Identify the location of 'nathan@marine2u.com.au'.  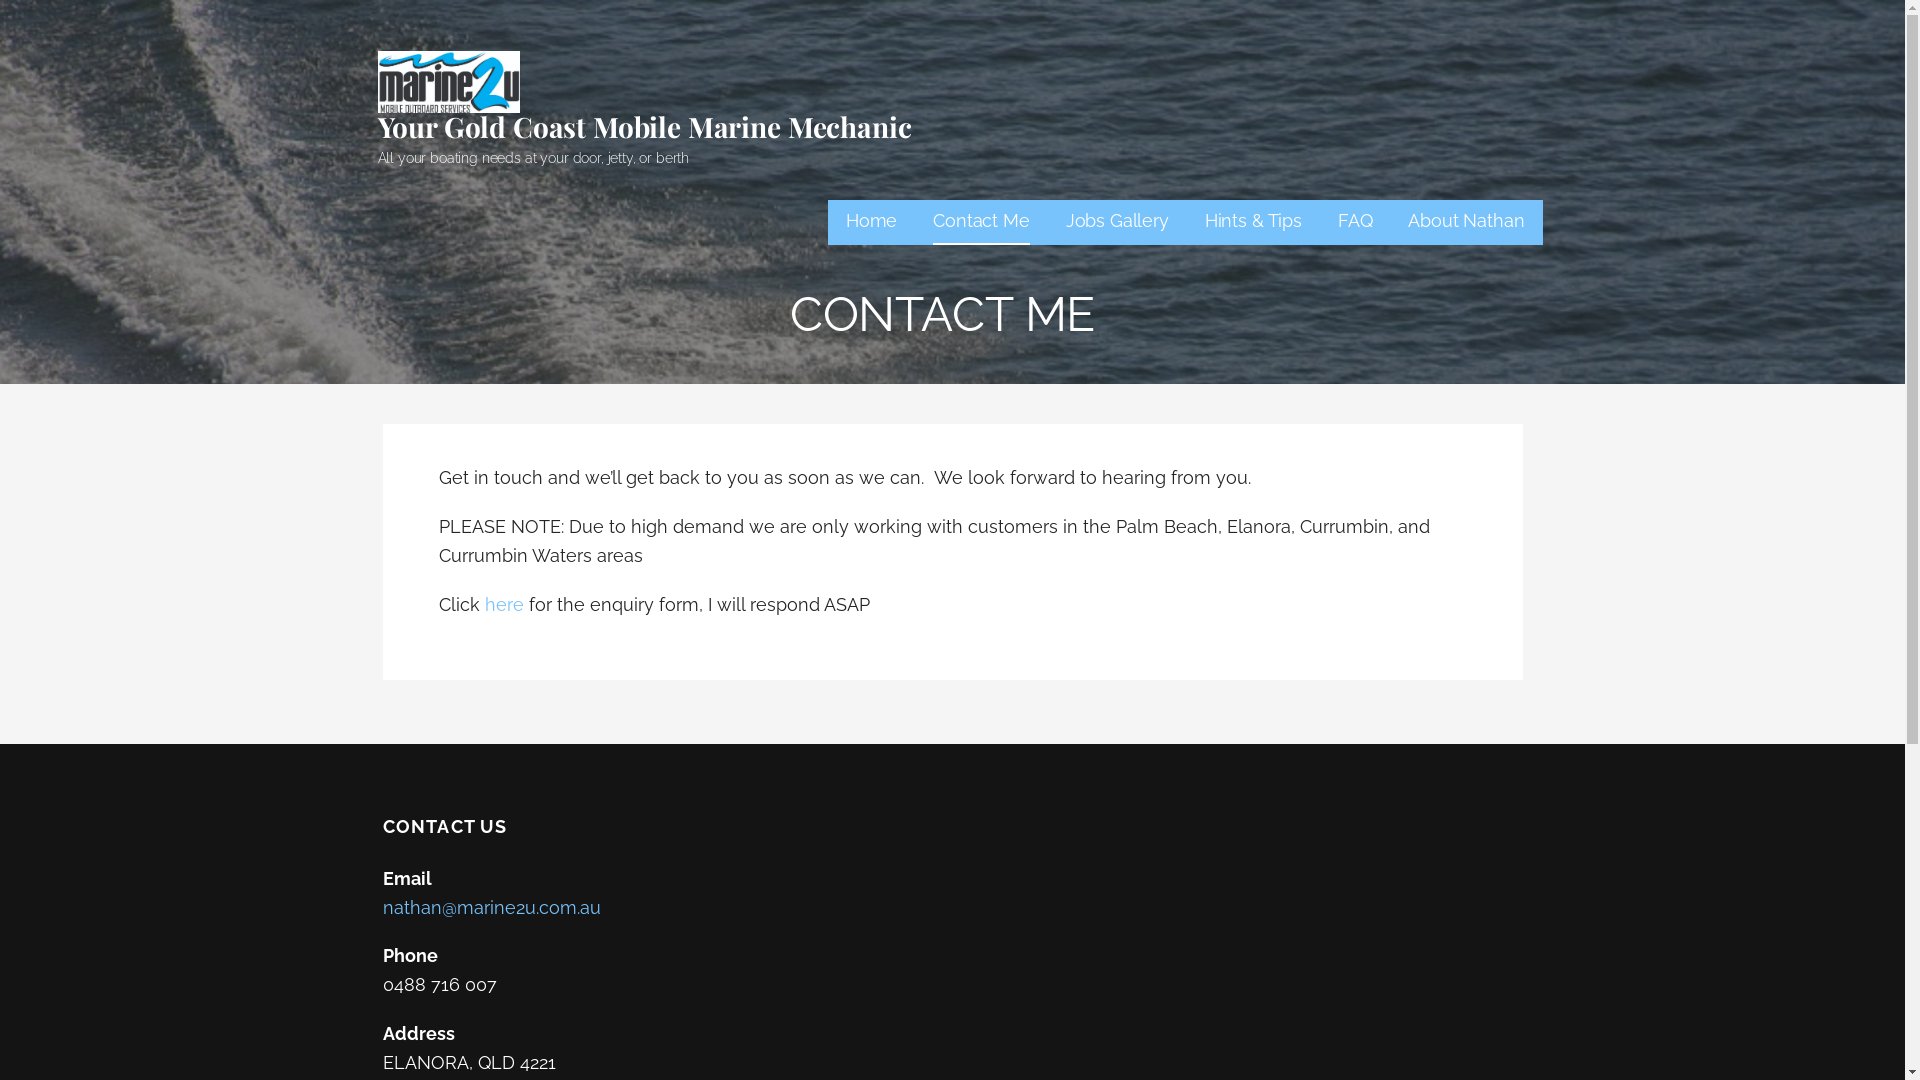
(490, 907).